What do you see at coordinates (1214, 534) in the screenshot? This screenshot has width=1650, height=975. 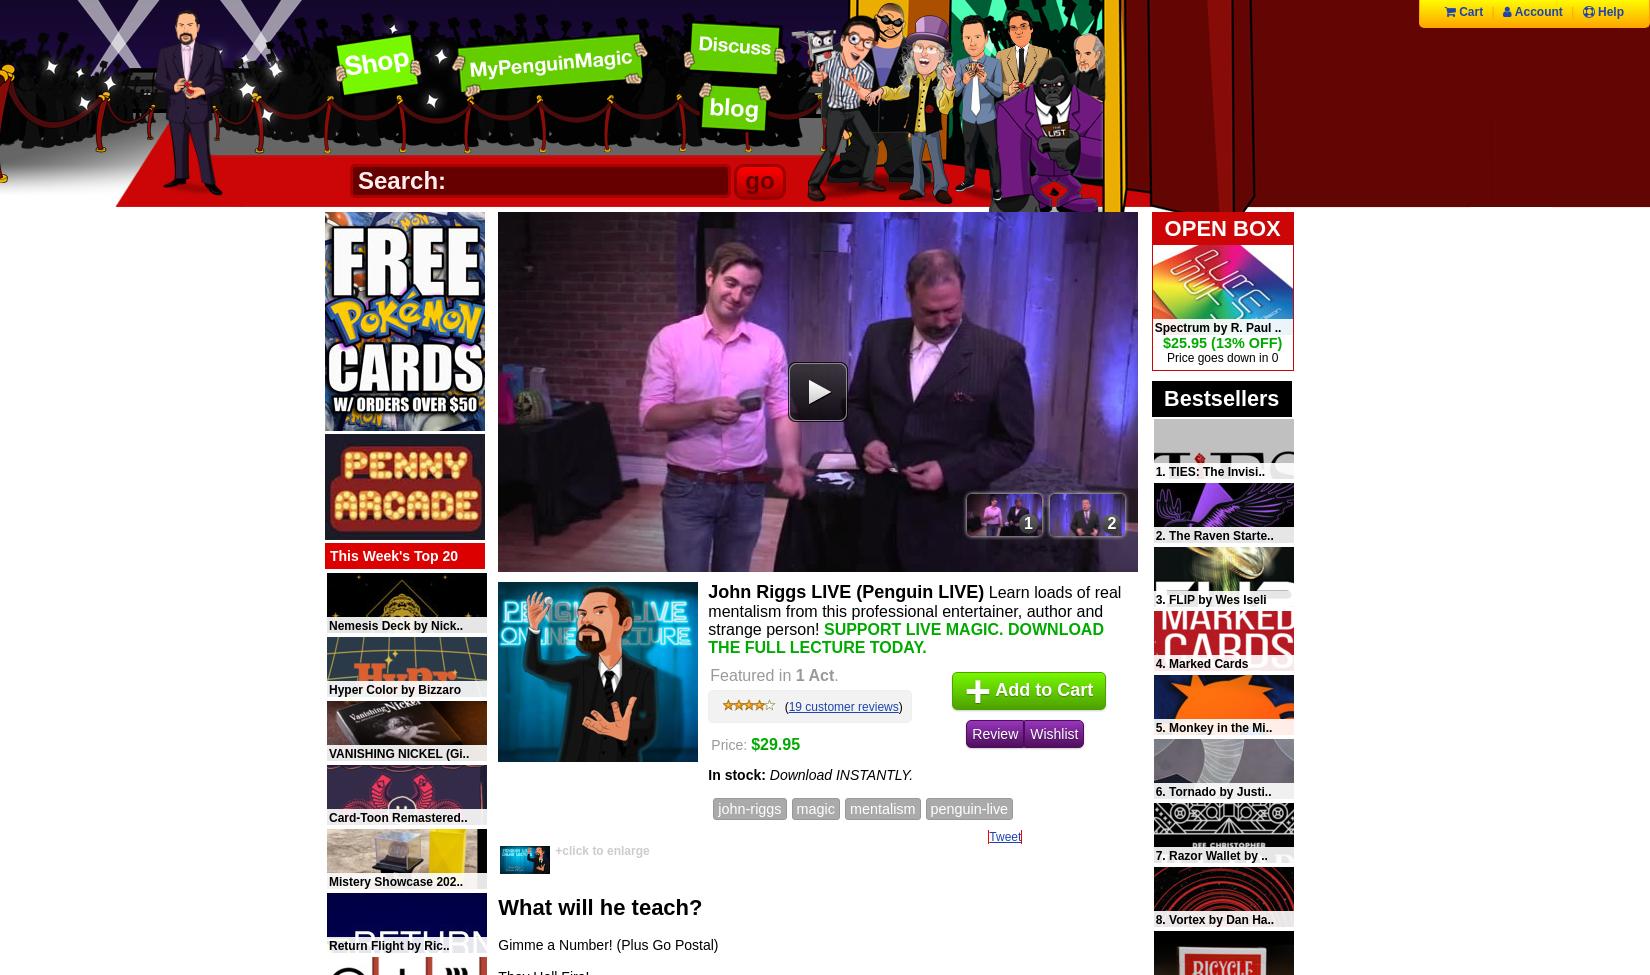 I see `'2. The Raven Starte..'` at bounding box center [1214, 534].